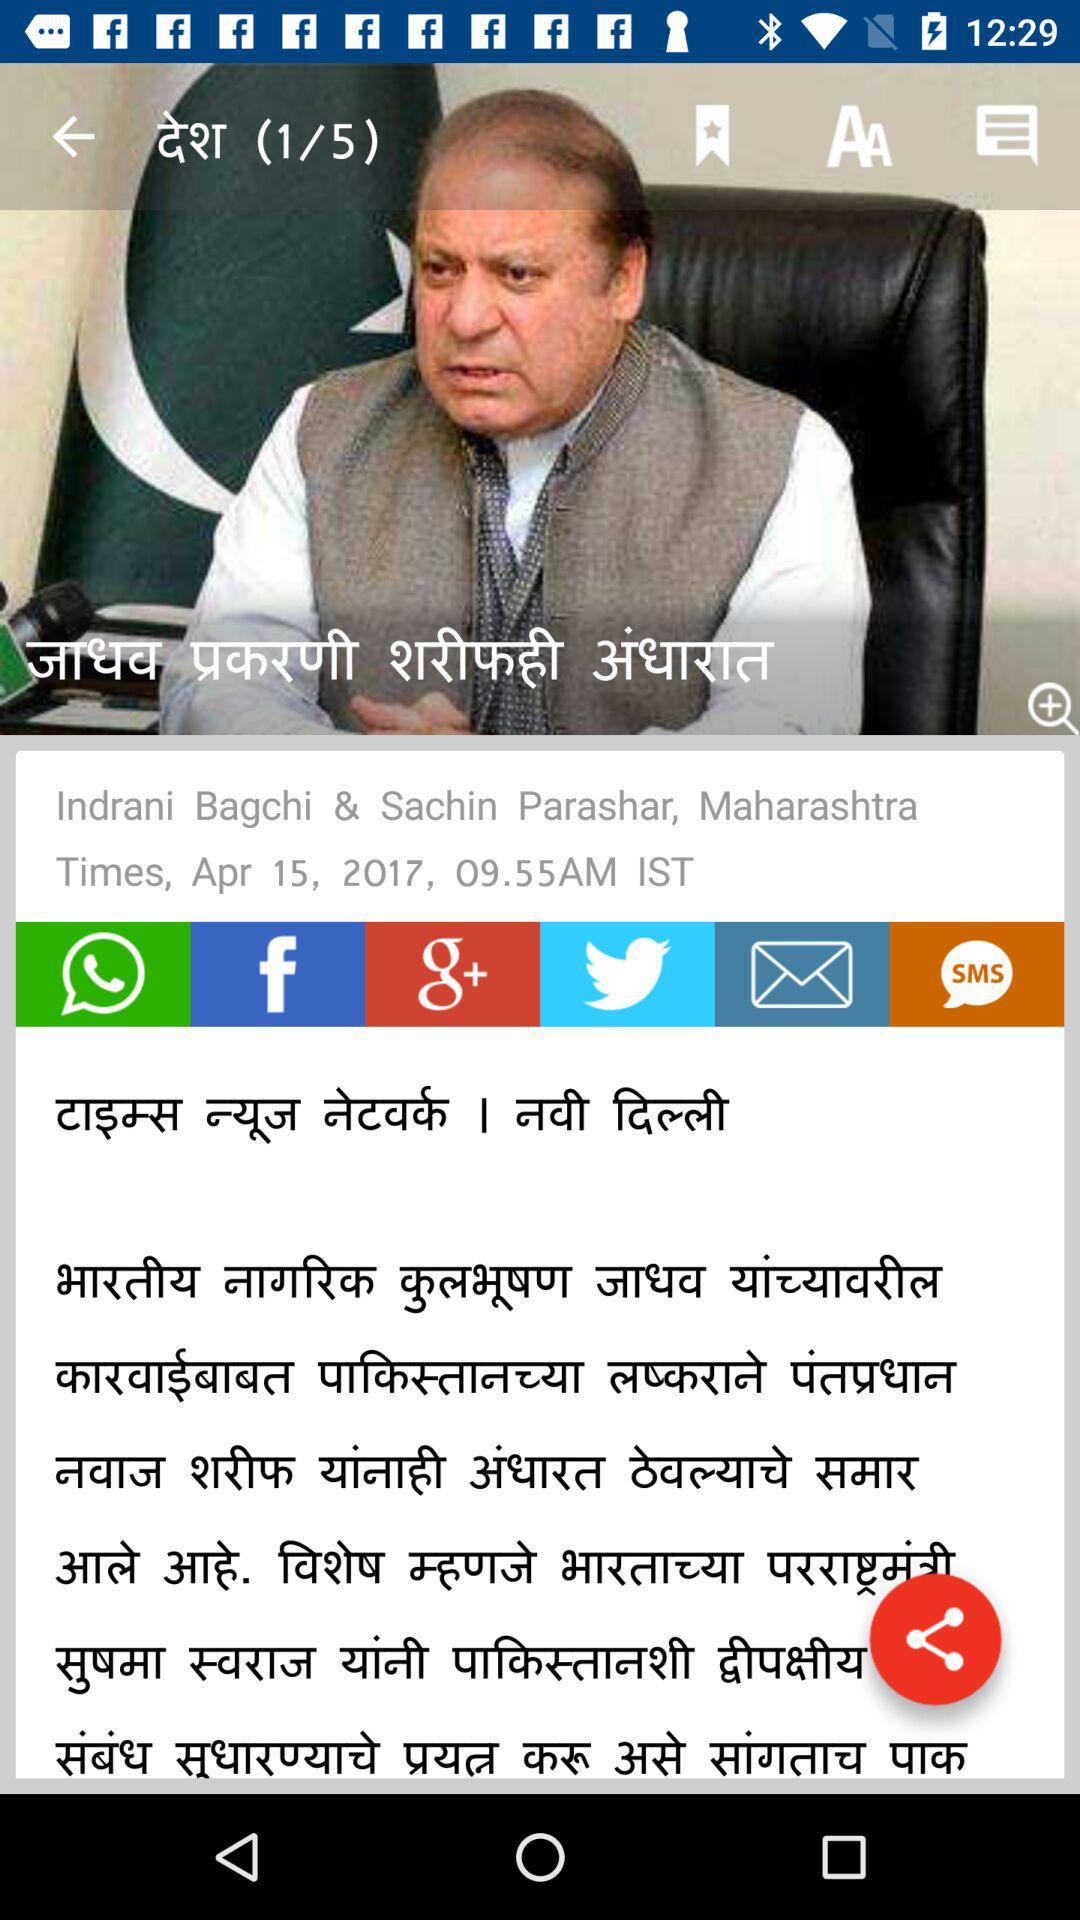  What do you see at coordinates (975, 974) in the screenshot?
I see `sms button` at bounding box center [975, 974].